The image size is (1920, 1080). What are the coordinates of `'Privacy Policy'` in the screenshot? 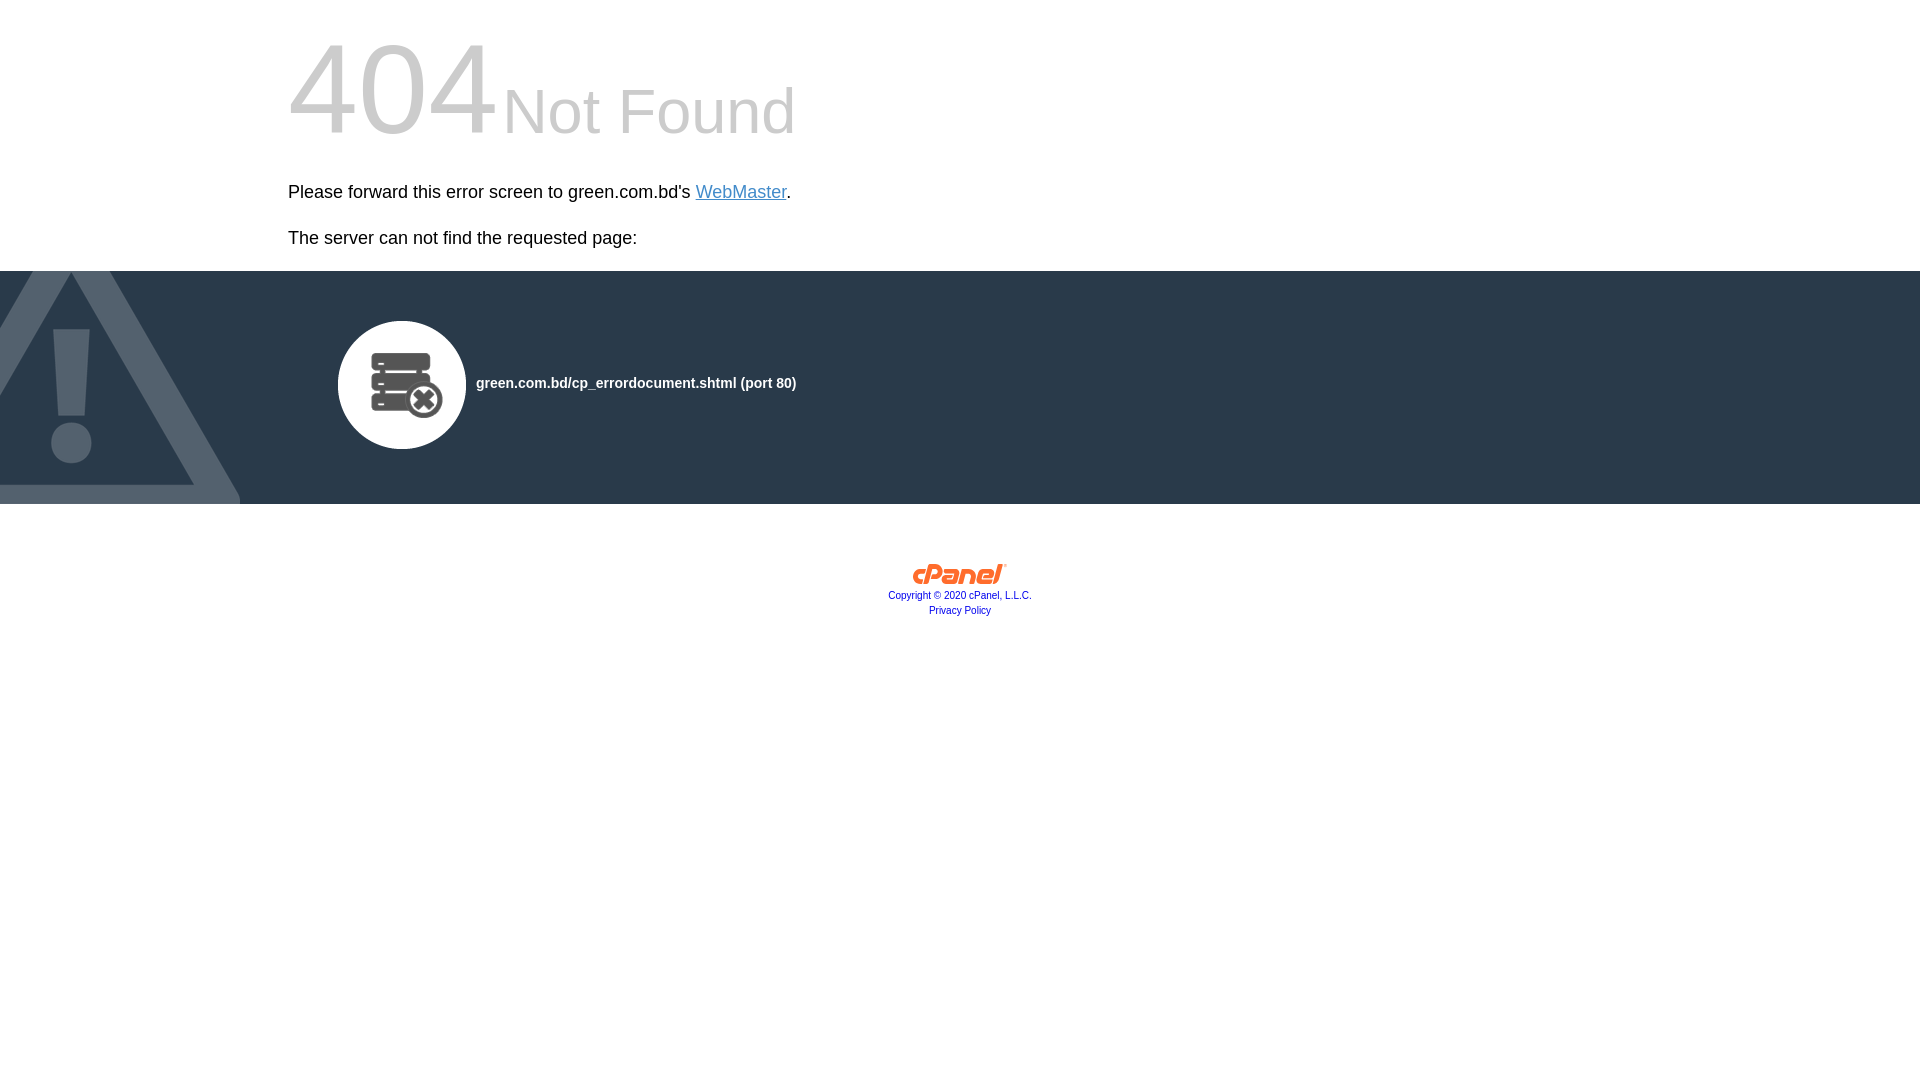 It's located at (960, 609).